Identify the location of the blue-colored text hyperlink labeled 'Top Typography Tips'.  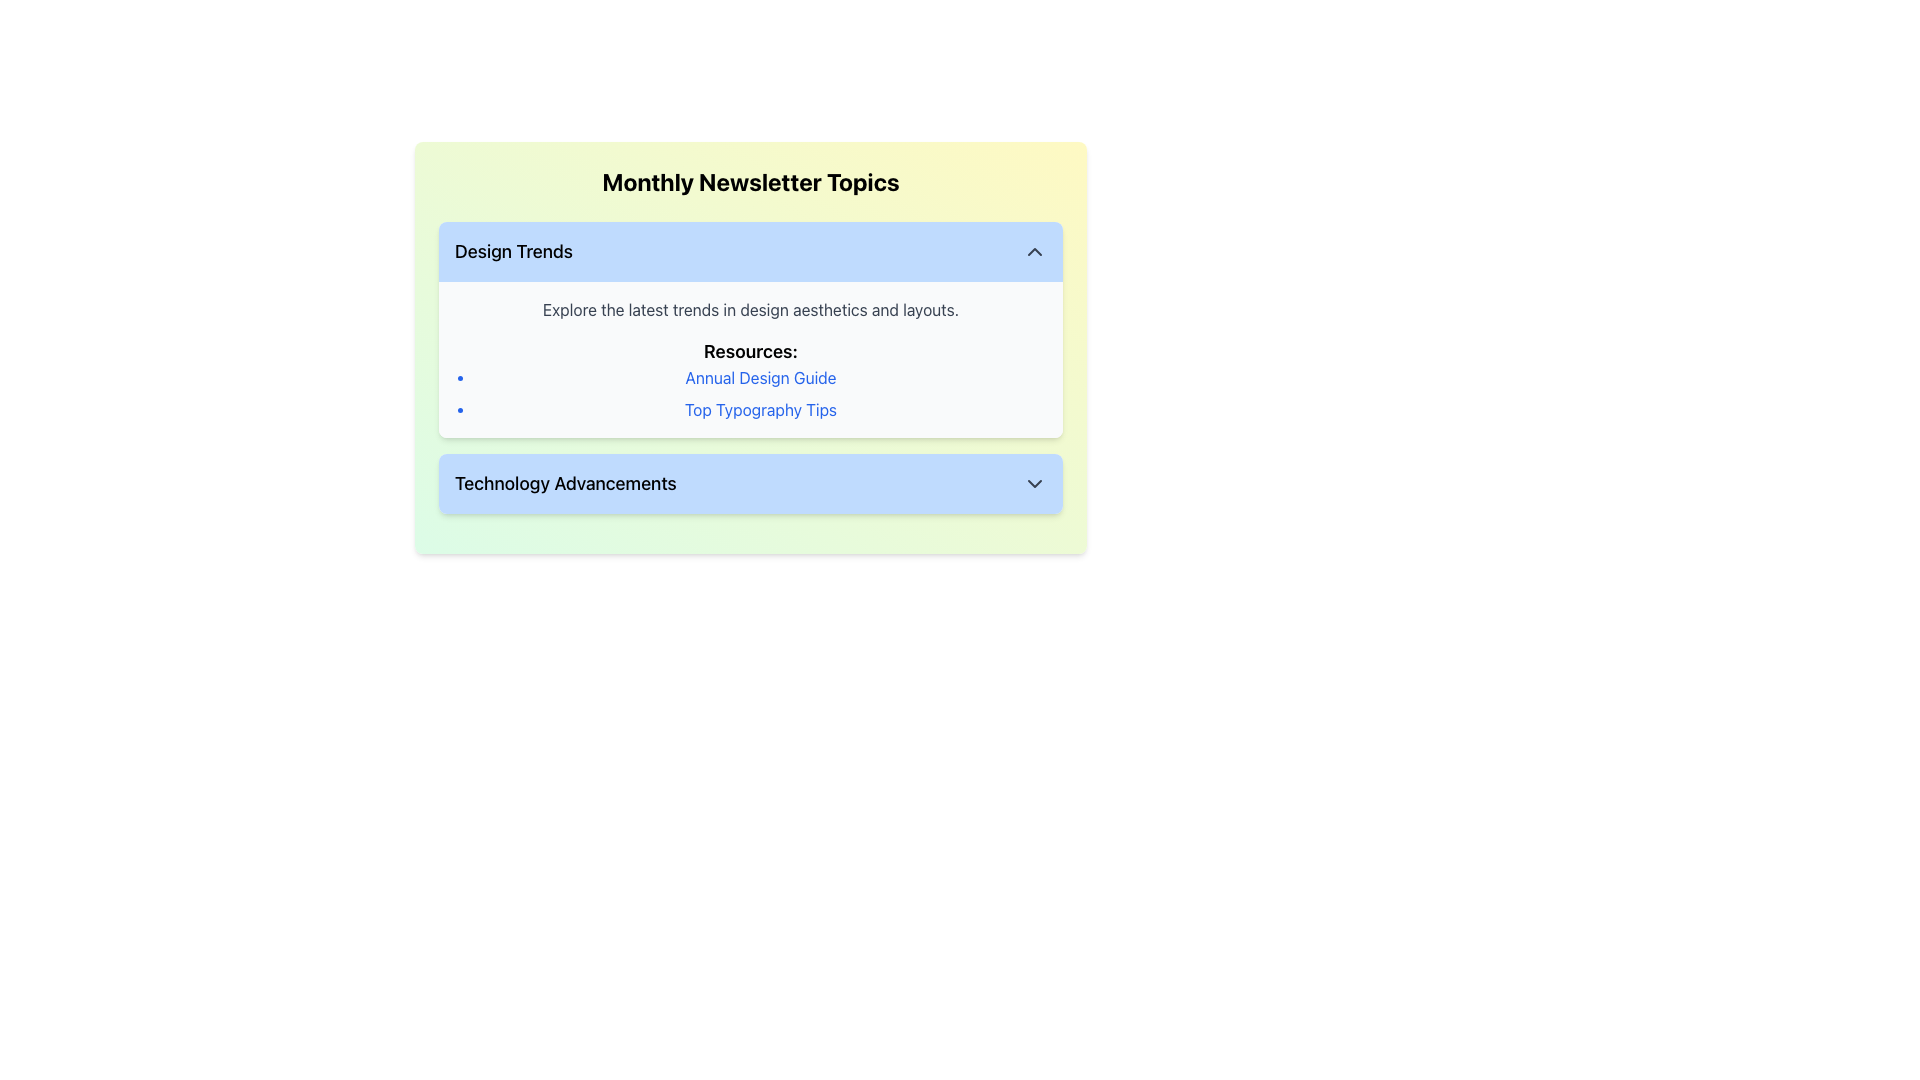
(760, 408).